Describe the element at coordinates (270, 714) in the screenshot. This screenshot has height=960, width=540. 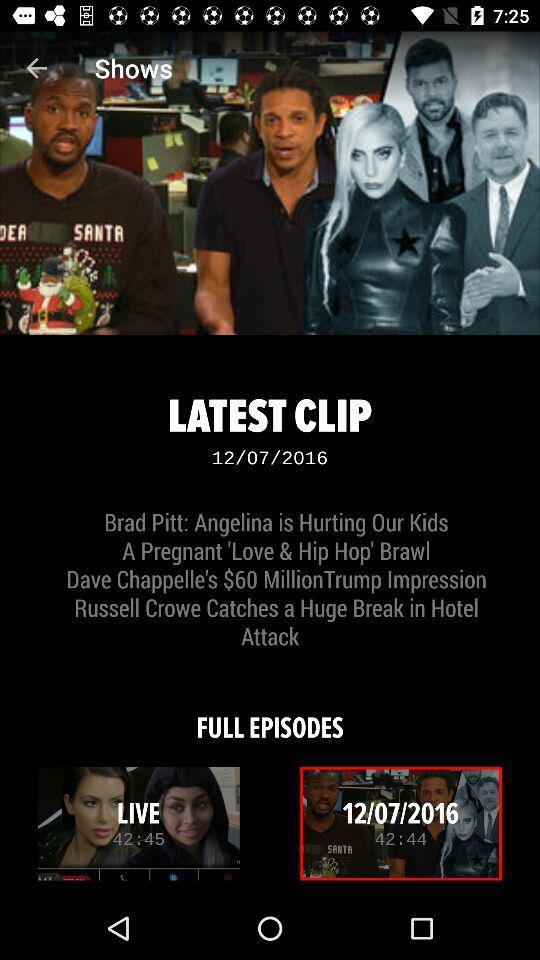
I see `the item below the brad pitt angelina icon` at that location.